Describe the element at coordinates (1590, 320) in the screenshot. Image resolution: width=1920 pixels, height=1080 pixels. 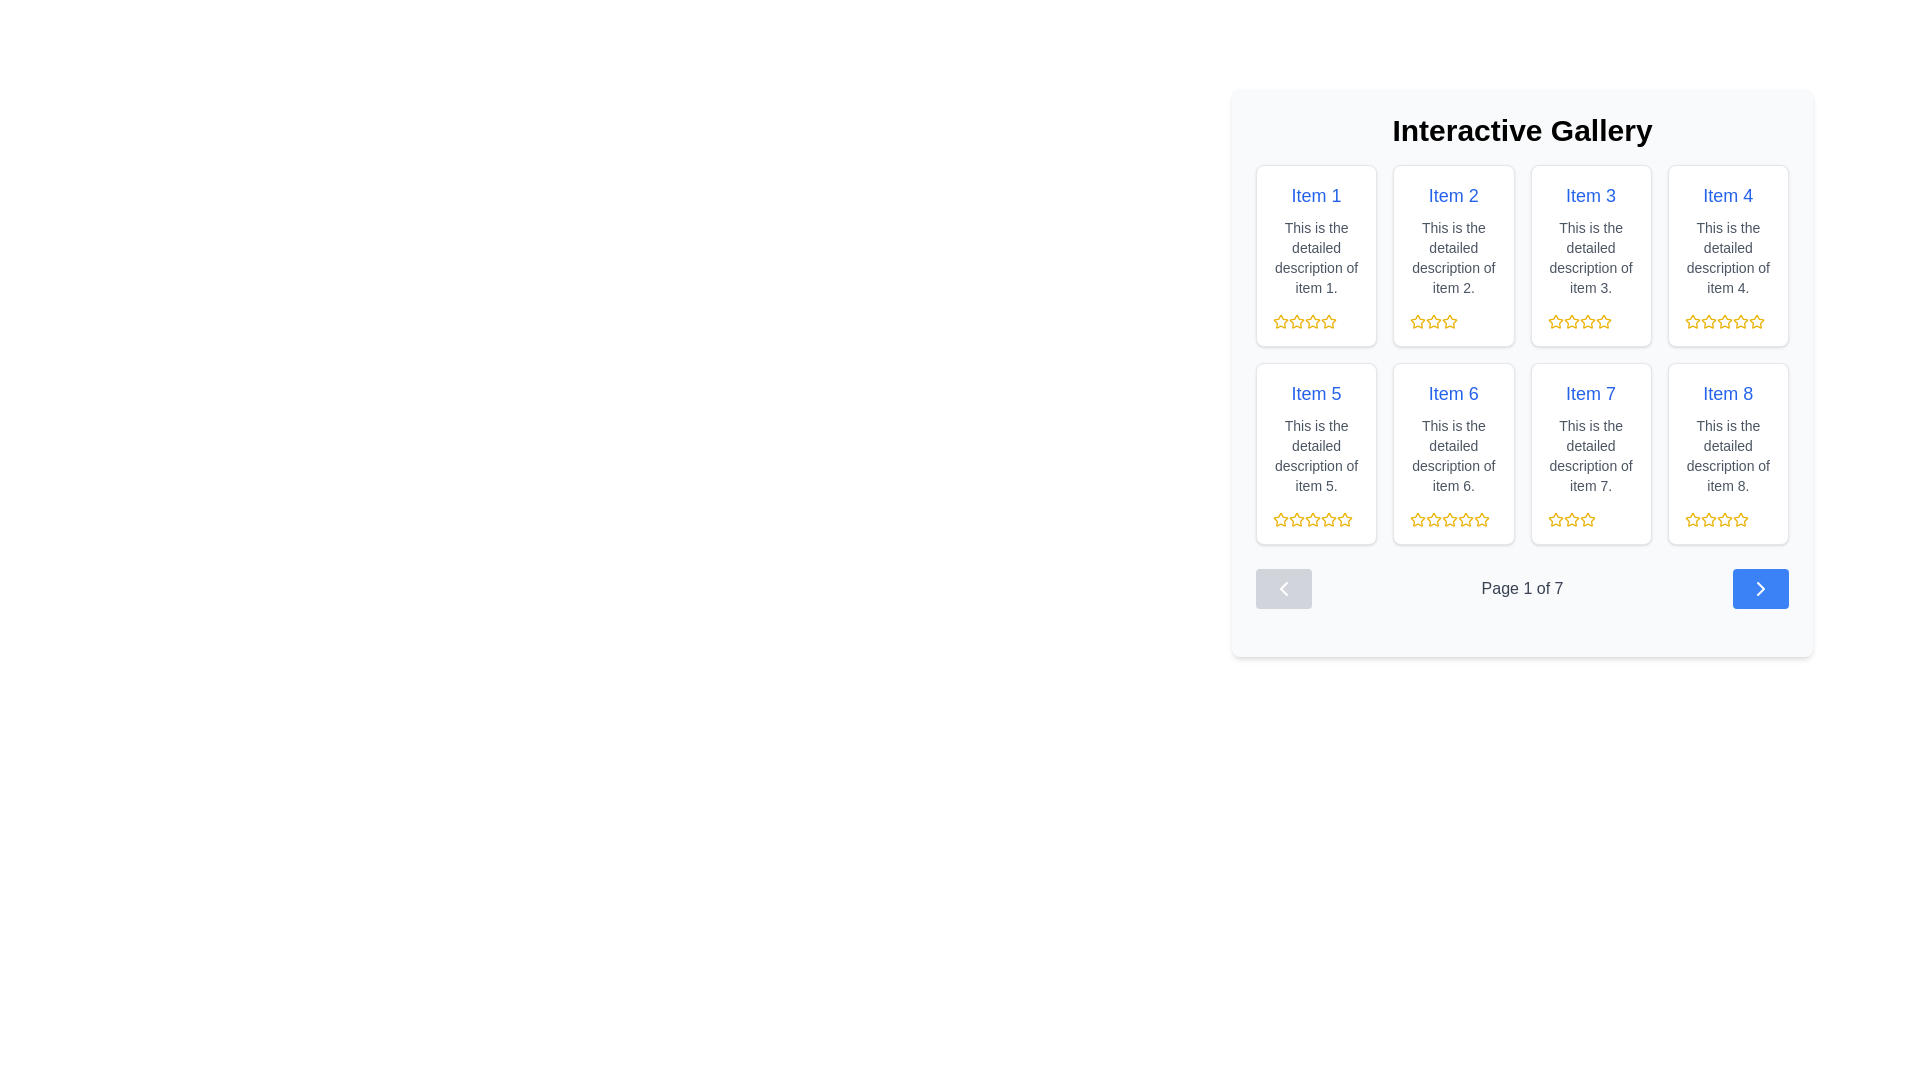
I see `the individual yellow star icon in the Rating component located below the text description 'This is the detailed description of item 3.' in the third card of the 'Interactive Gallery.'` at that location.